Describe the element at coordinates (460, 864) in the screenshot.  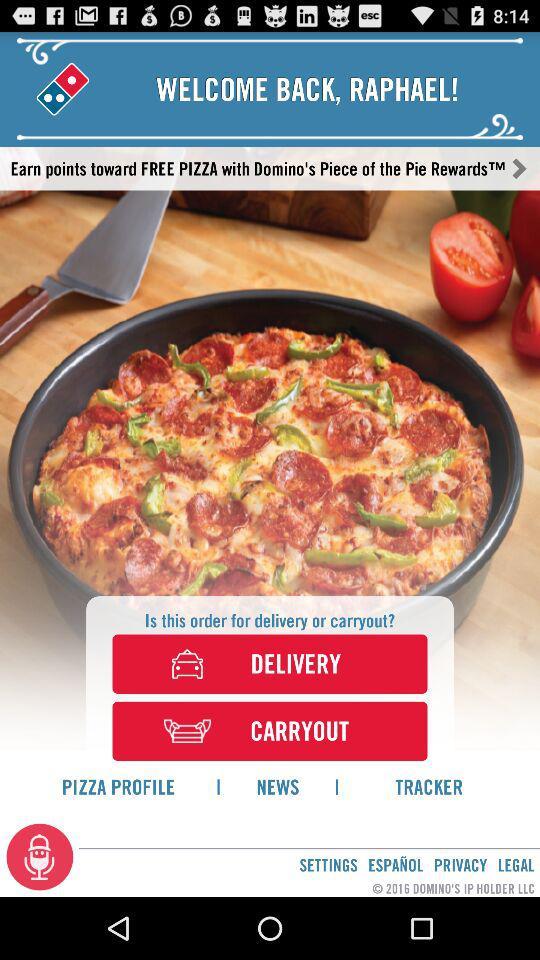
I see `app next to legal app` at that location.